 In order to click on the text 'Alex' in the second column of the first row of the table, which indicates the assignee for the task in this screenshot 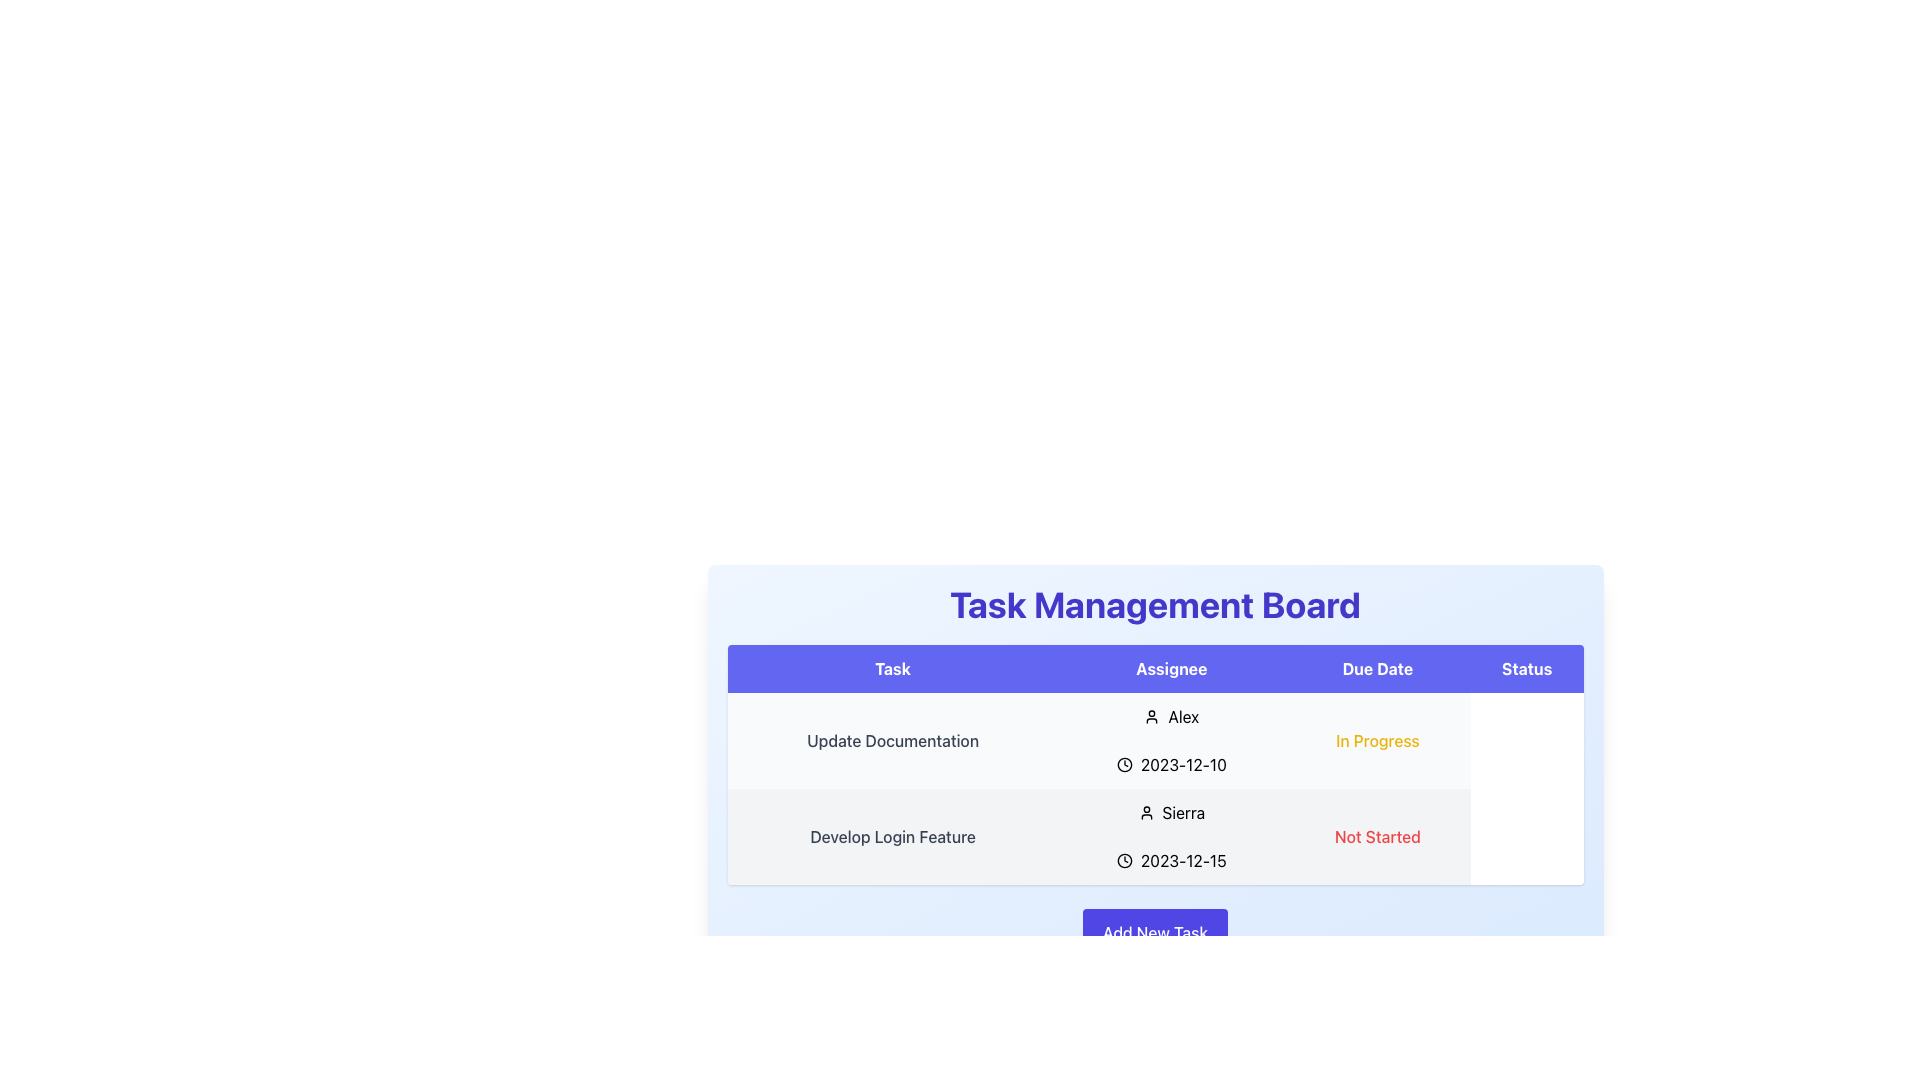, I will do `click(1183, 716)`.